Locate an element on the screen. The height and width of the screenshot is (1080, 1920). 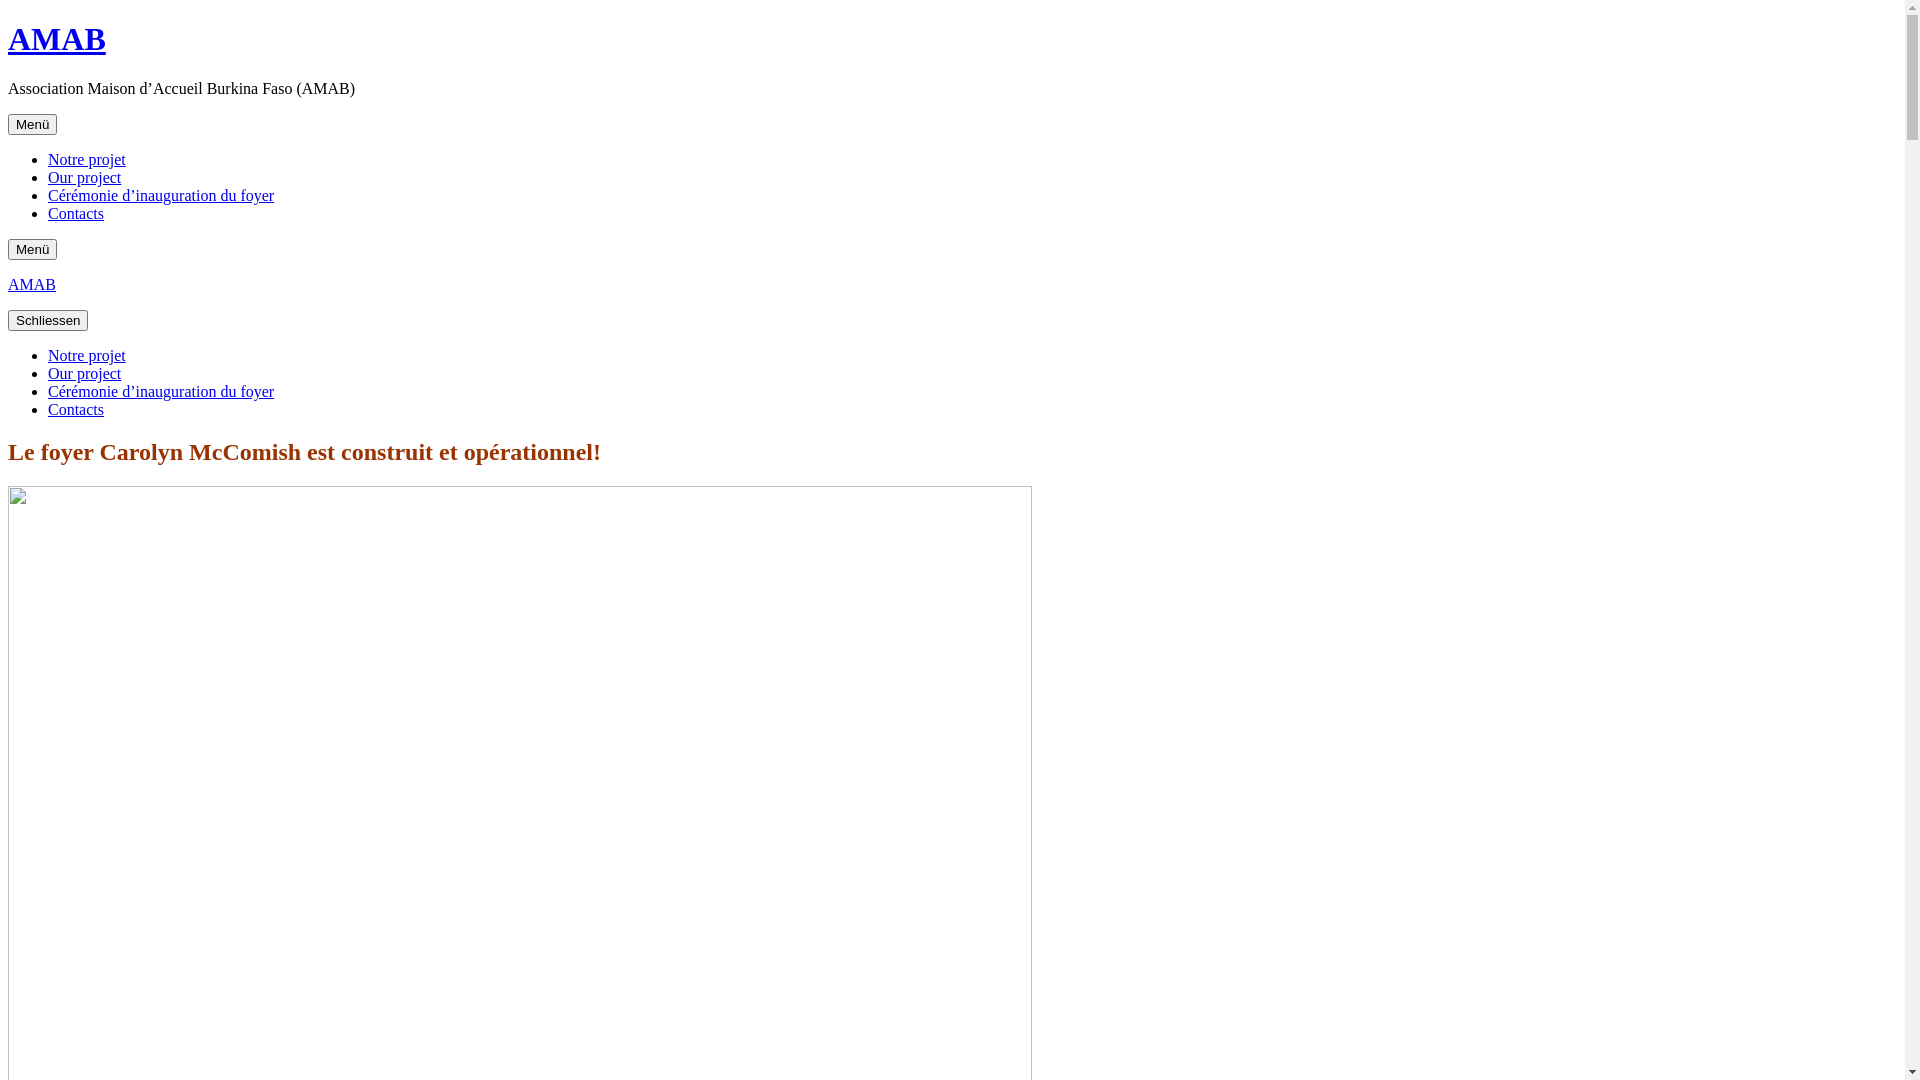
'Notre projet' is located at coordinates (85, 354).